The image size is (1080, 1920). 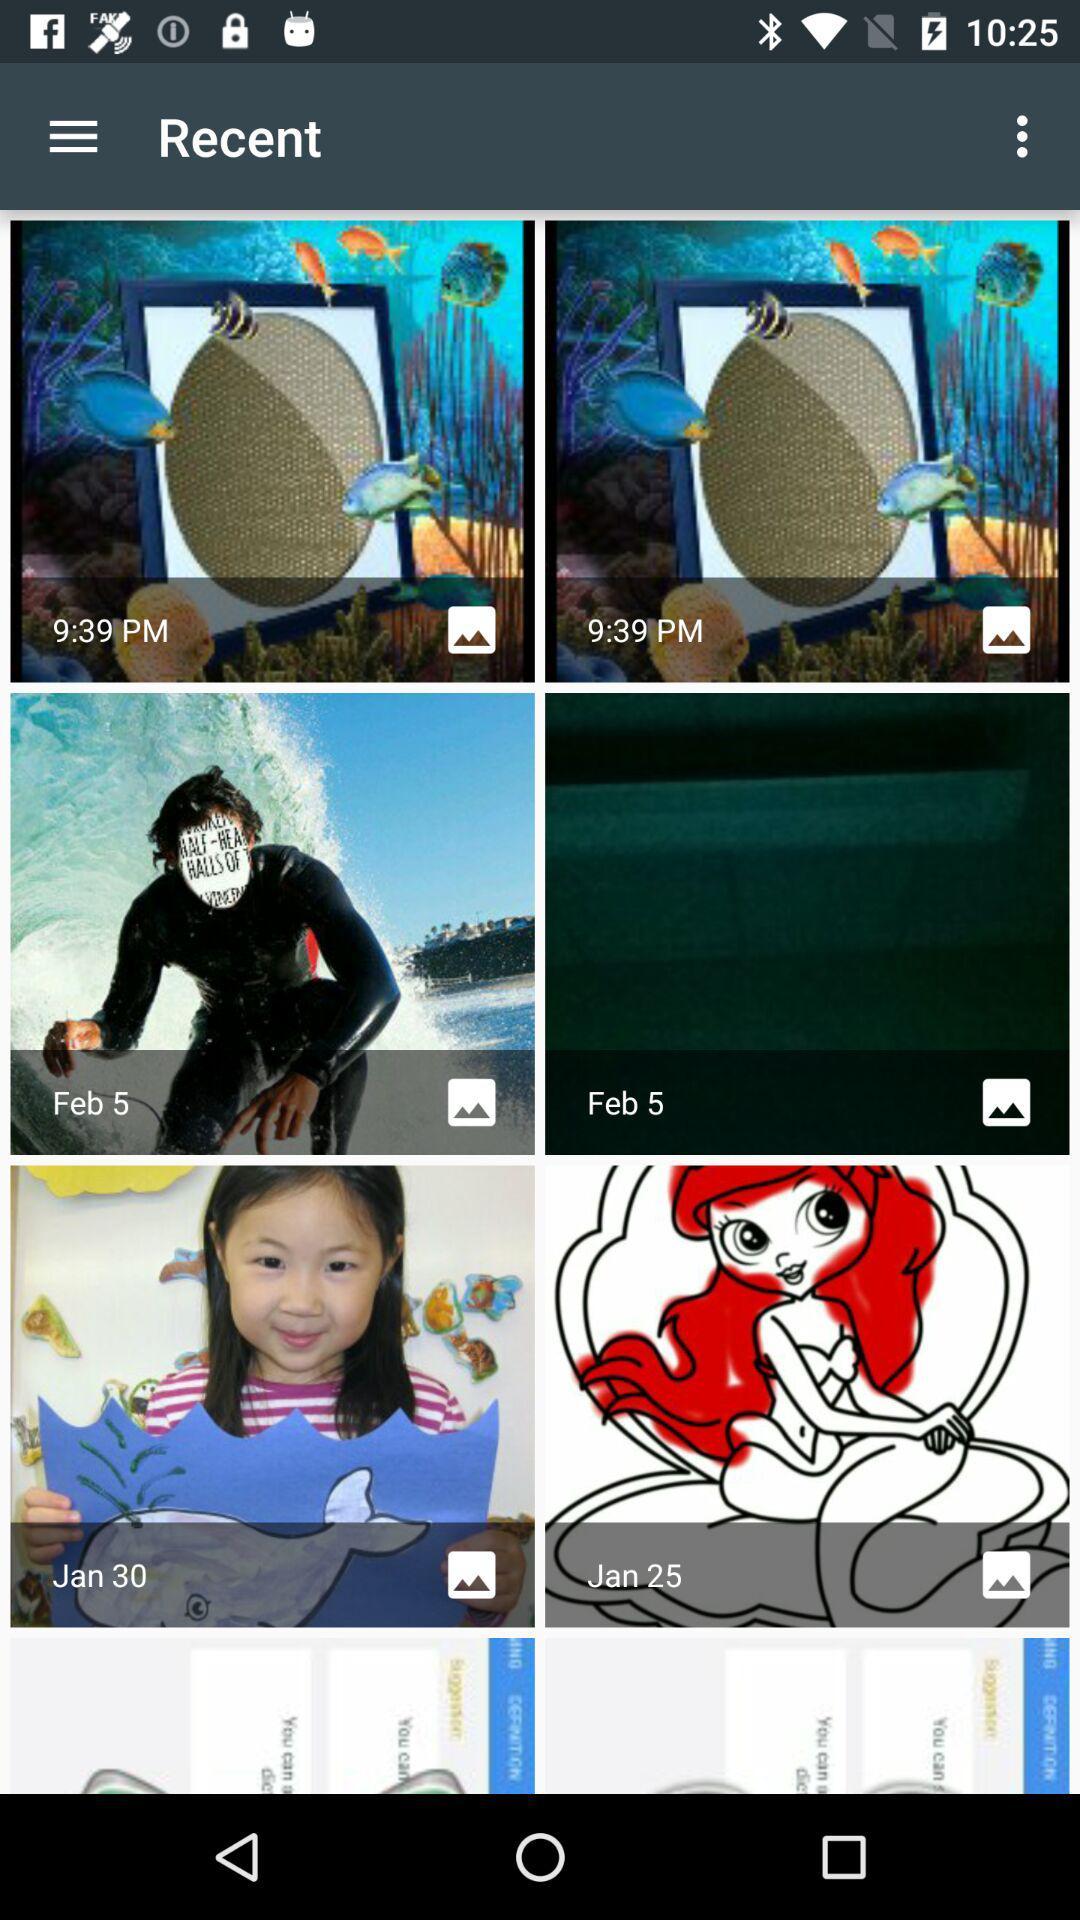 I want to click on the customize and control icon, so click(x=1027, y=136).